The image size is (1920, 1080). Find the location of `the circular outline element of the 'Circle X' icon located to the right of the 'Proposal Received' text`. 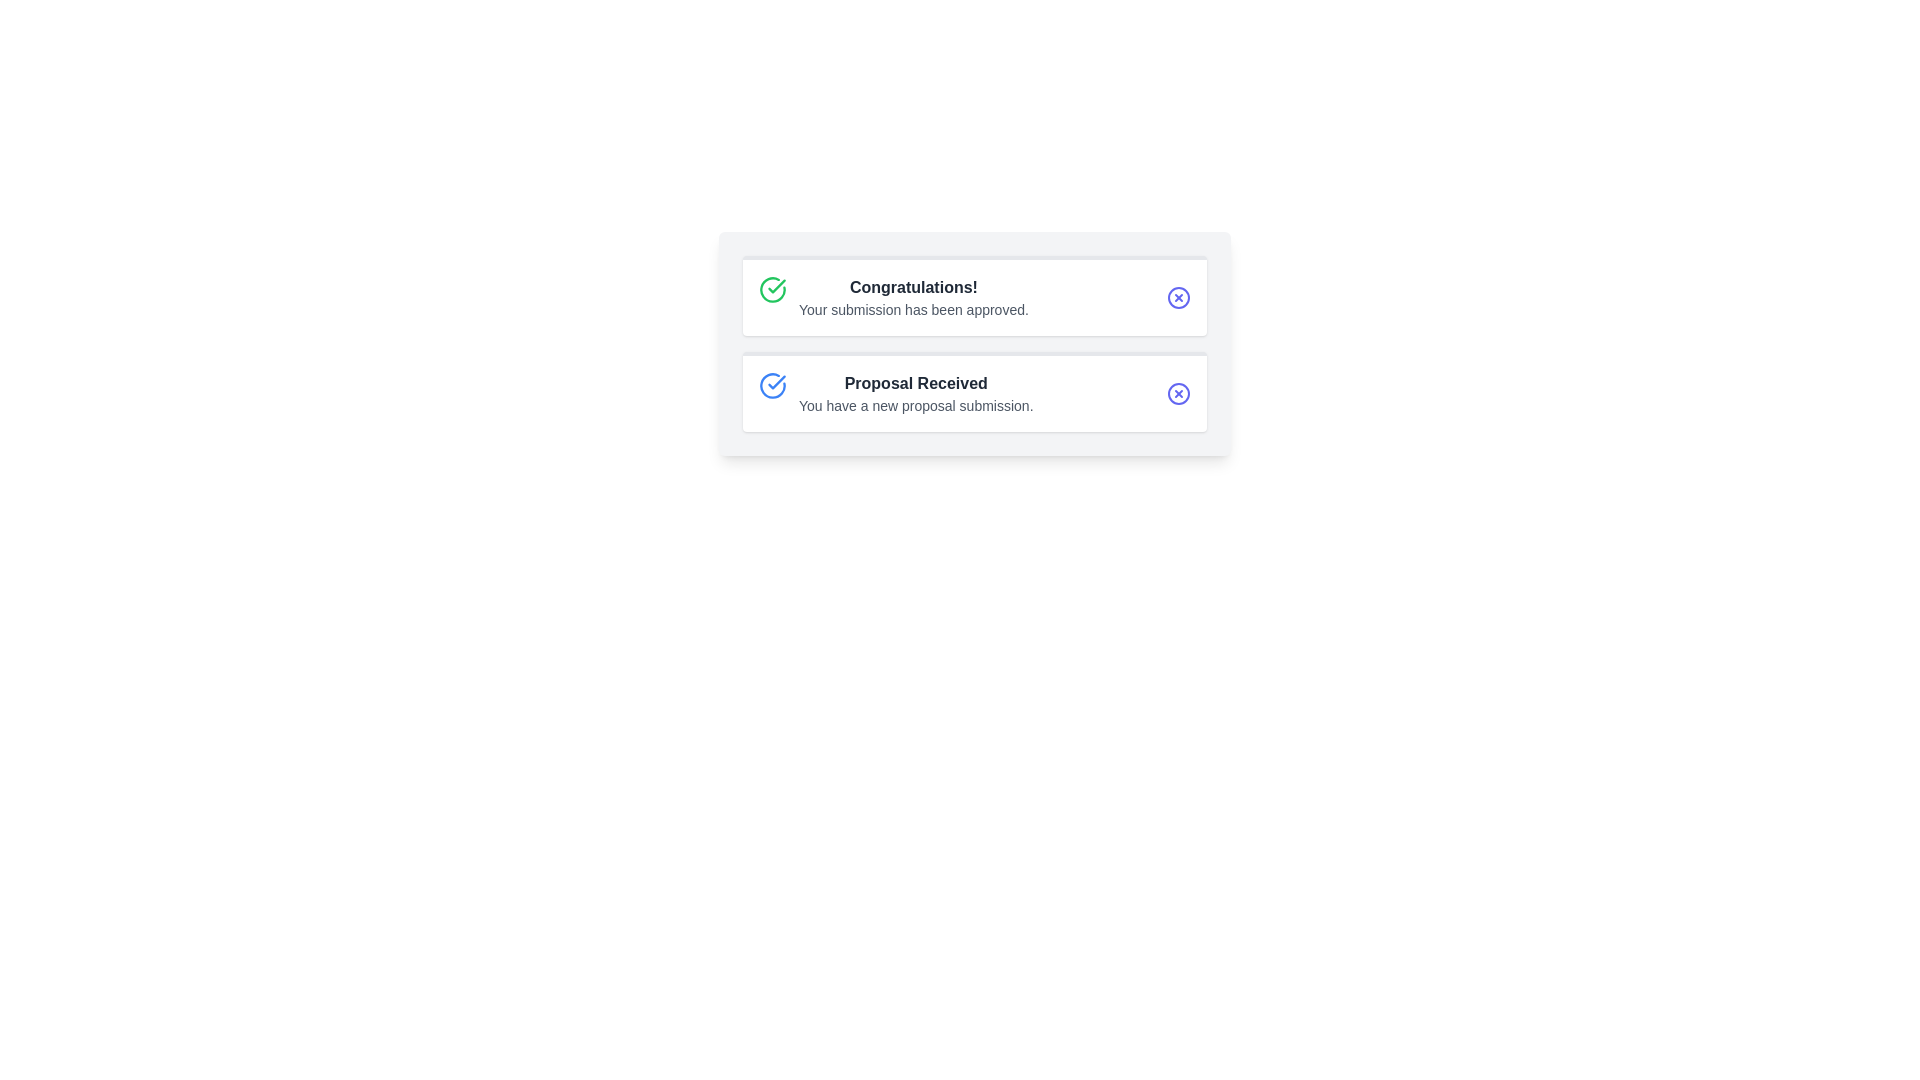

the circular outline element of the 'Circle X' icon located to the right of the 'Proposal Received' text is located at coordinates (1179, 393).